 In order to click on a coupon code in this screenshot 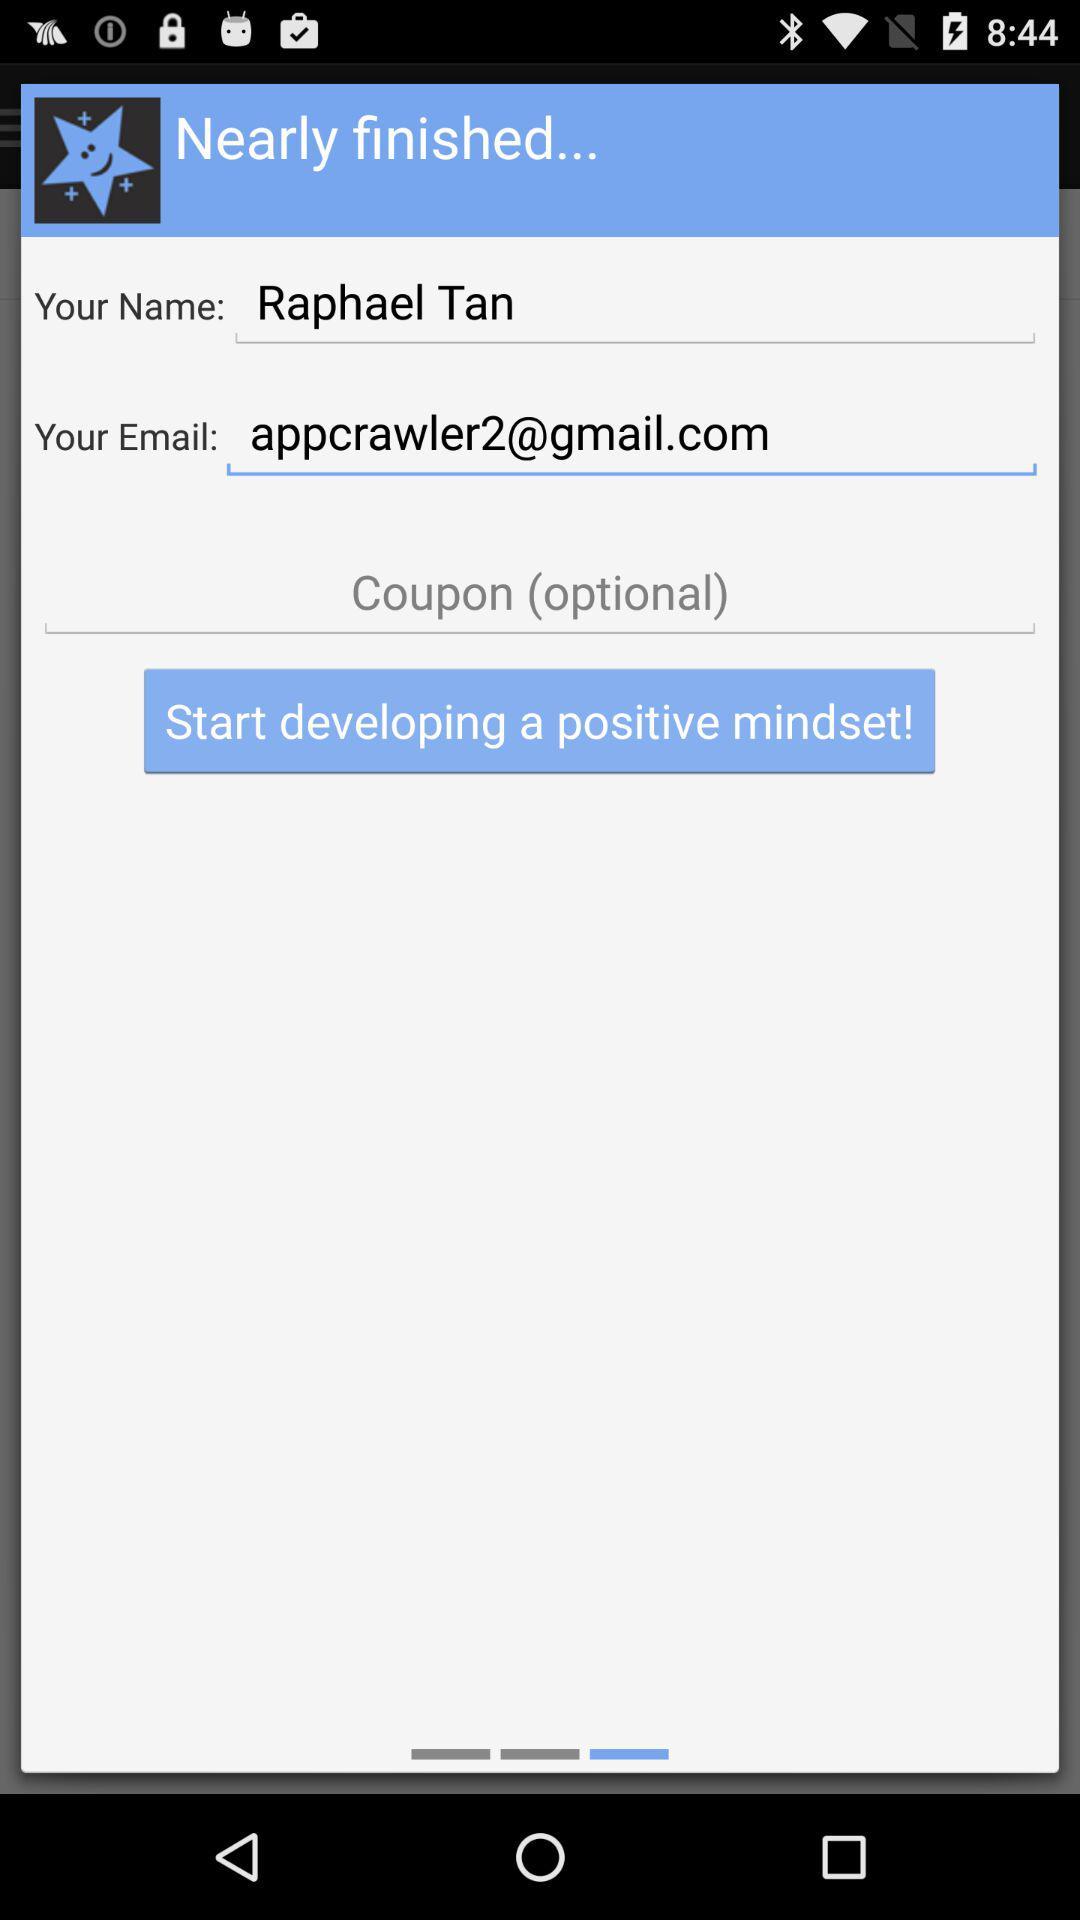, I will do `click(540, 591)`.